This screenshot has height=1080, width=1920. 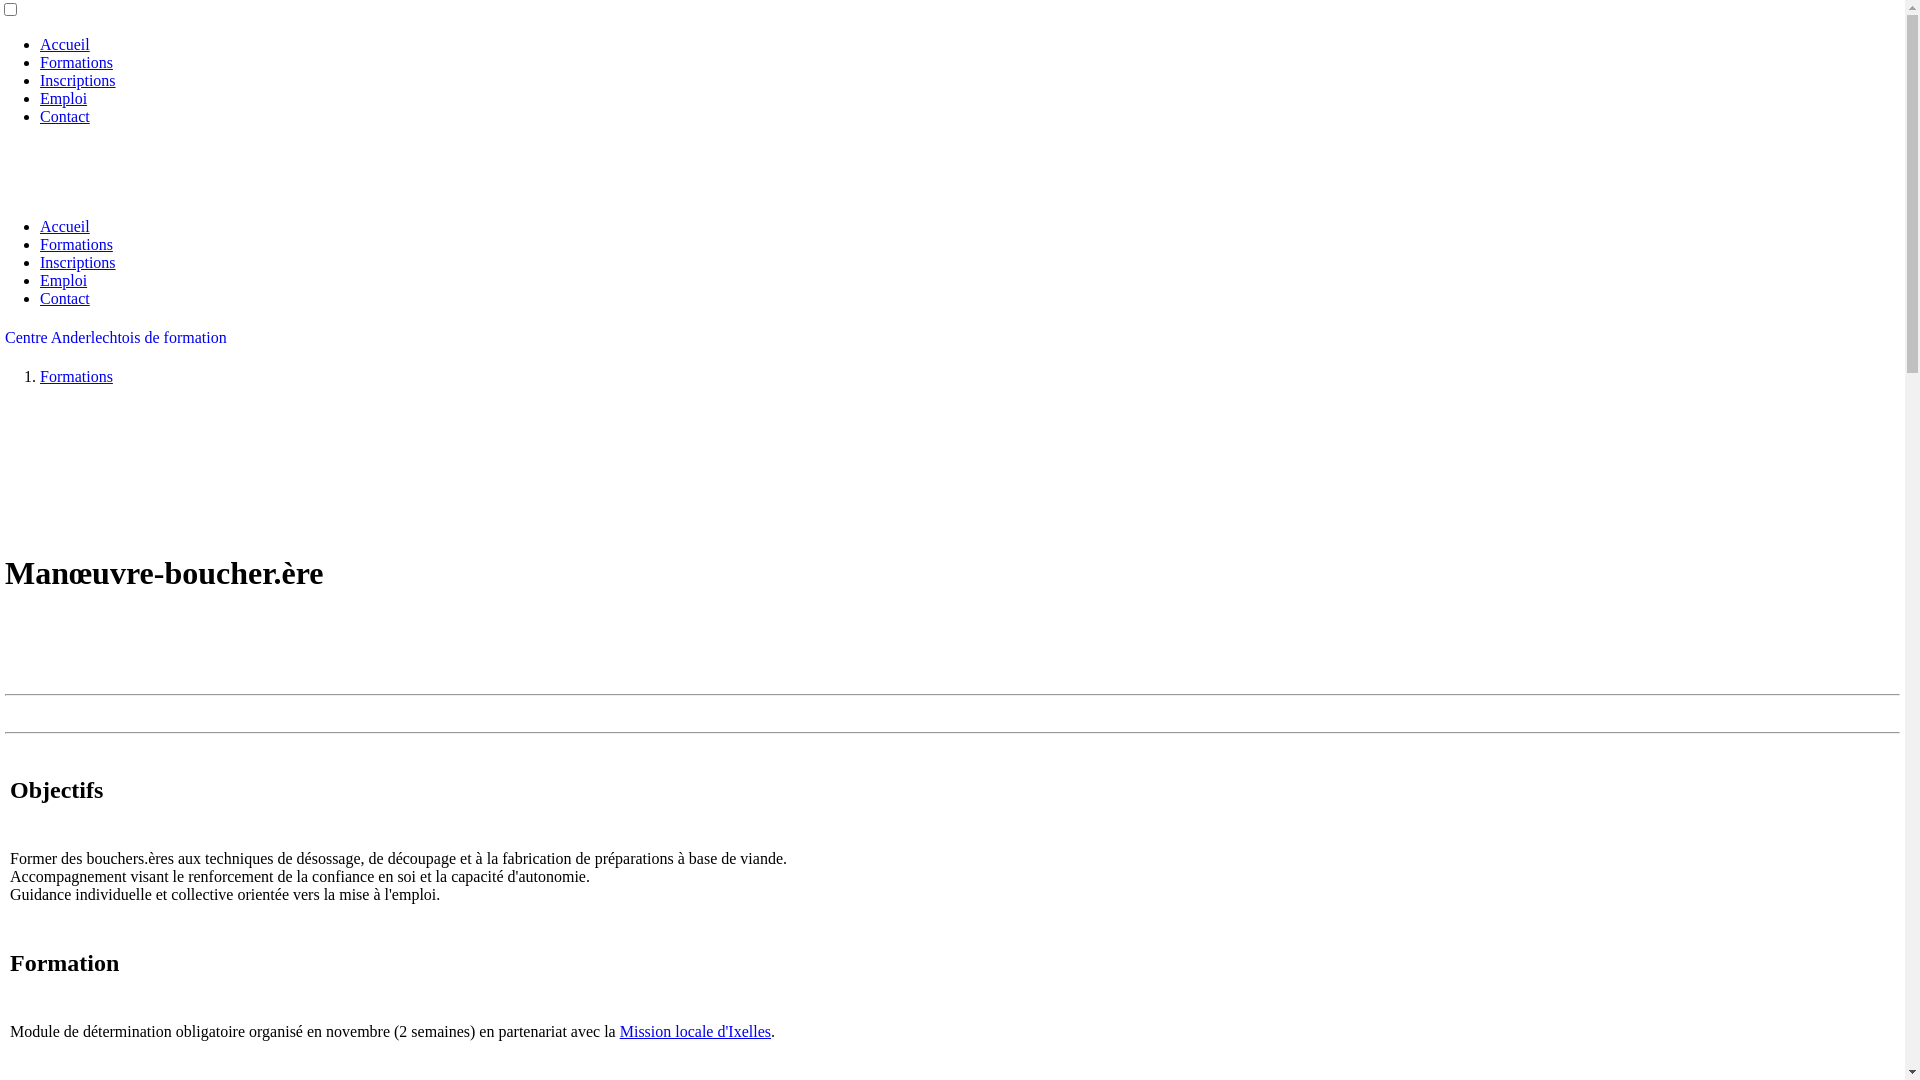 I want to click on 'Emploi', so click(x=63, y=98).